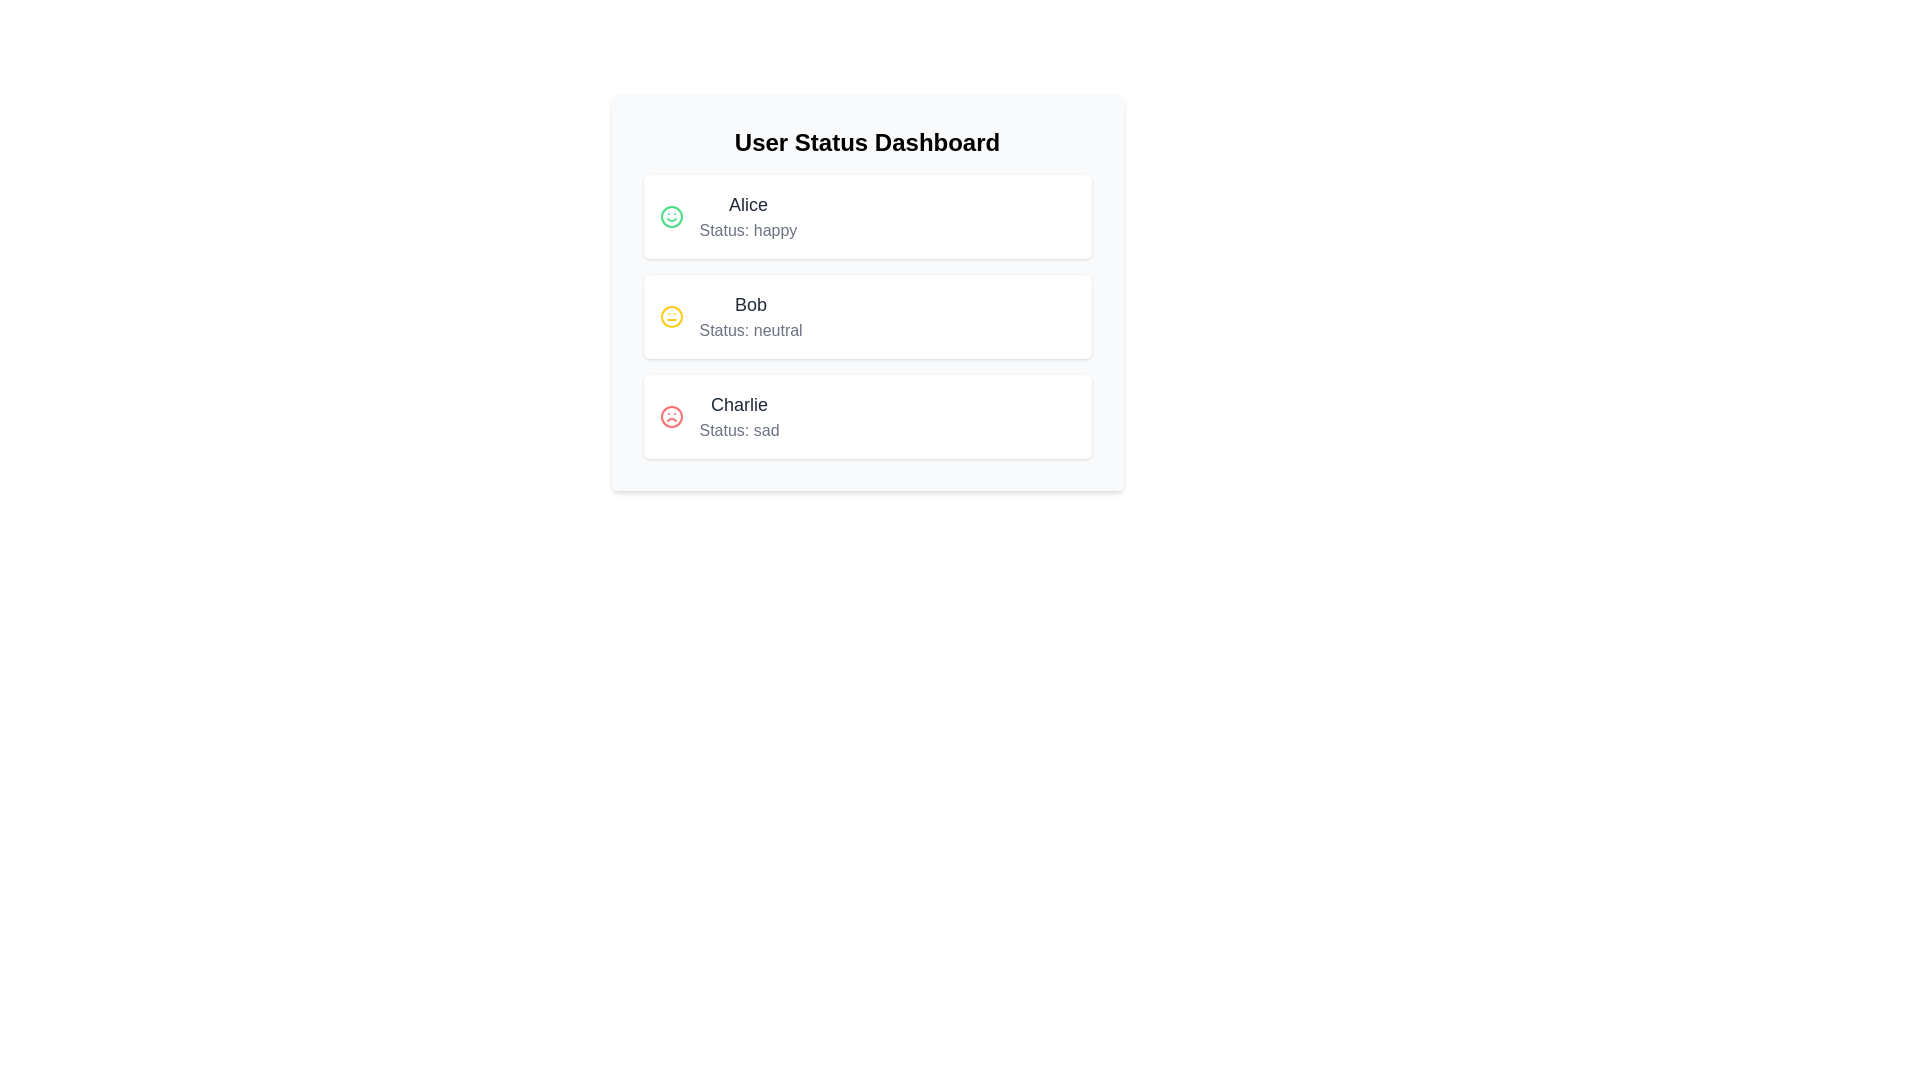 The width and height of the screenshot is (1920, 1080). Describe the element at coordinates (738, 415) in the screenshot. I see `the text block displaying the user name 'Charlie' and their current status 'sad', located in the third row of the 'User Status Dashboard' list` at that location.